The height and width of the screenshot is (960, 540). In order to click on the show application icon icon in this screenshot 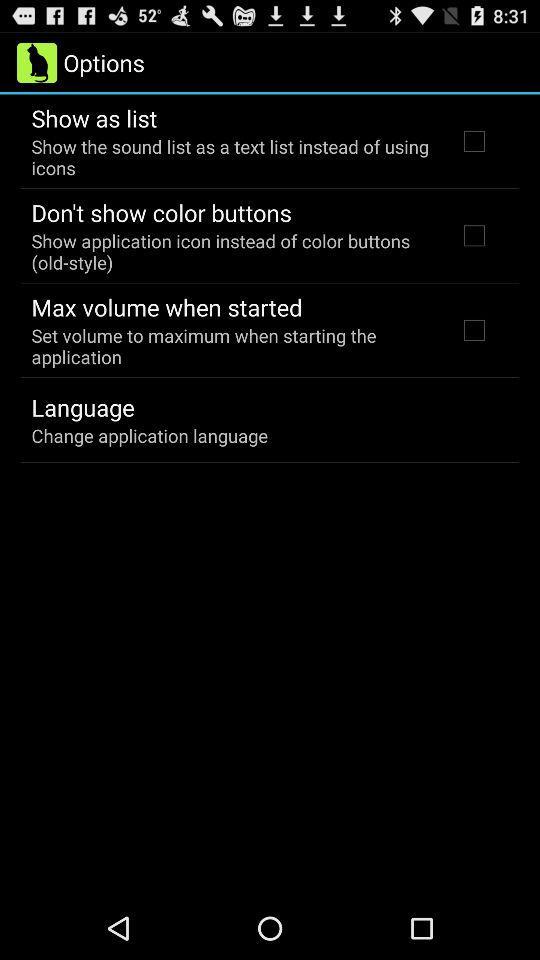, I will do `click(230, 250)`.